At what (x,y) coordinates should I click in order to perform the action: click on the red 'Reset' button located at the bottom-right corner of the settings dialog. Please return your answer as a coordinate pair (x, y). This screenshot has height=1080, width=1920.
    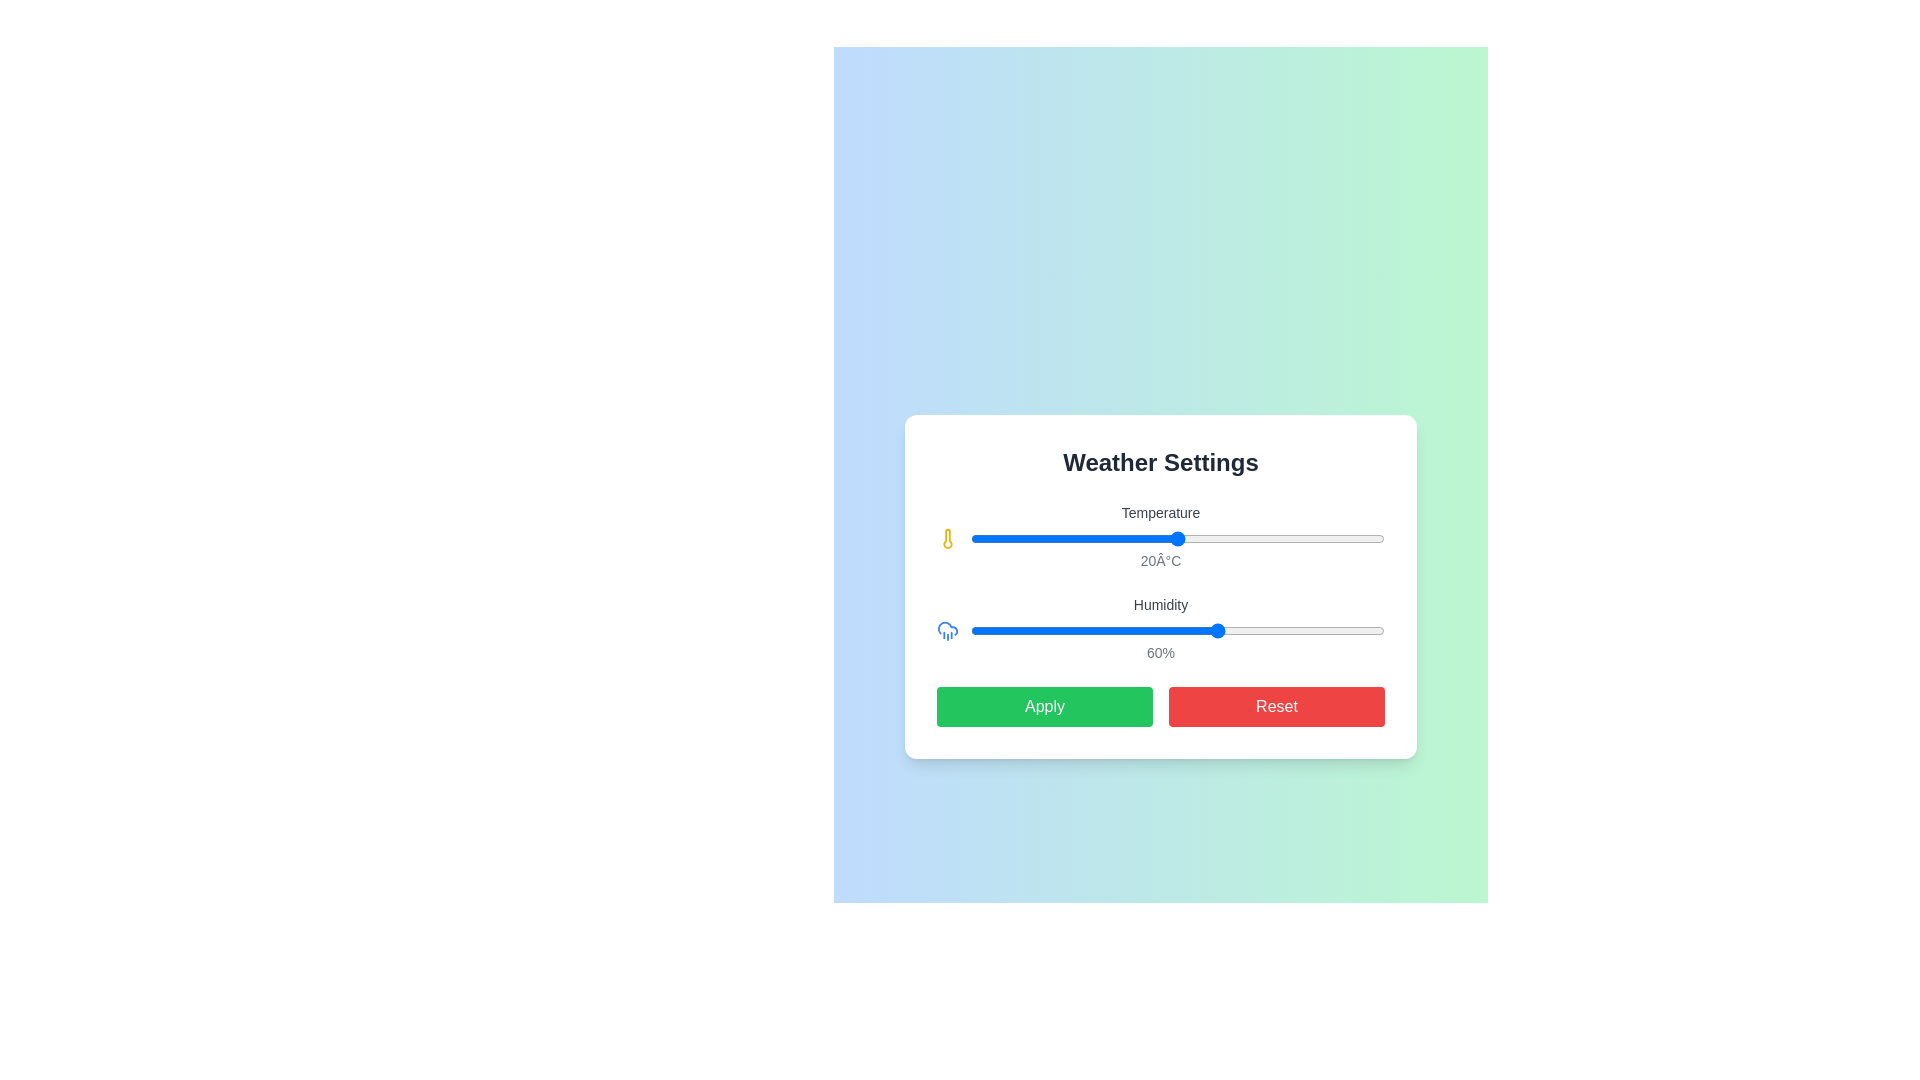
    Looking at the image, I should click on (1275, 705).